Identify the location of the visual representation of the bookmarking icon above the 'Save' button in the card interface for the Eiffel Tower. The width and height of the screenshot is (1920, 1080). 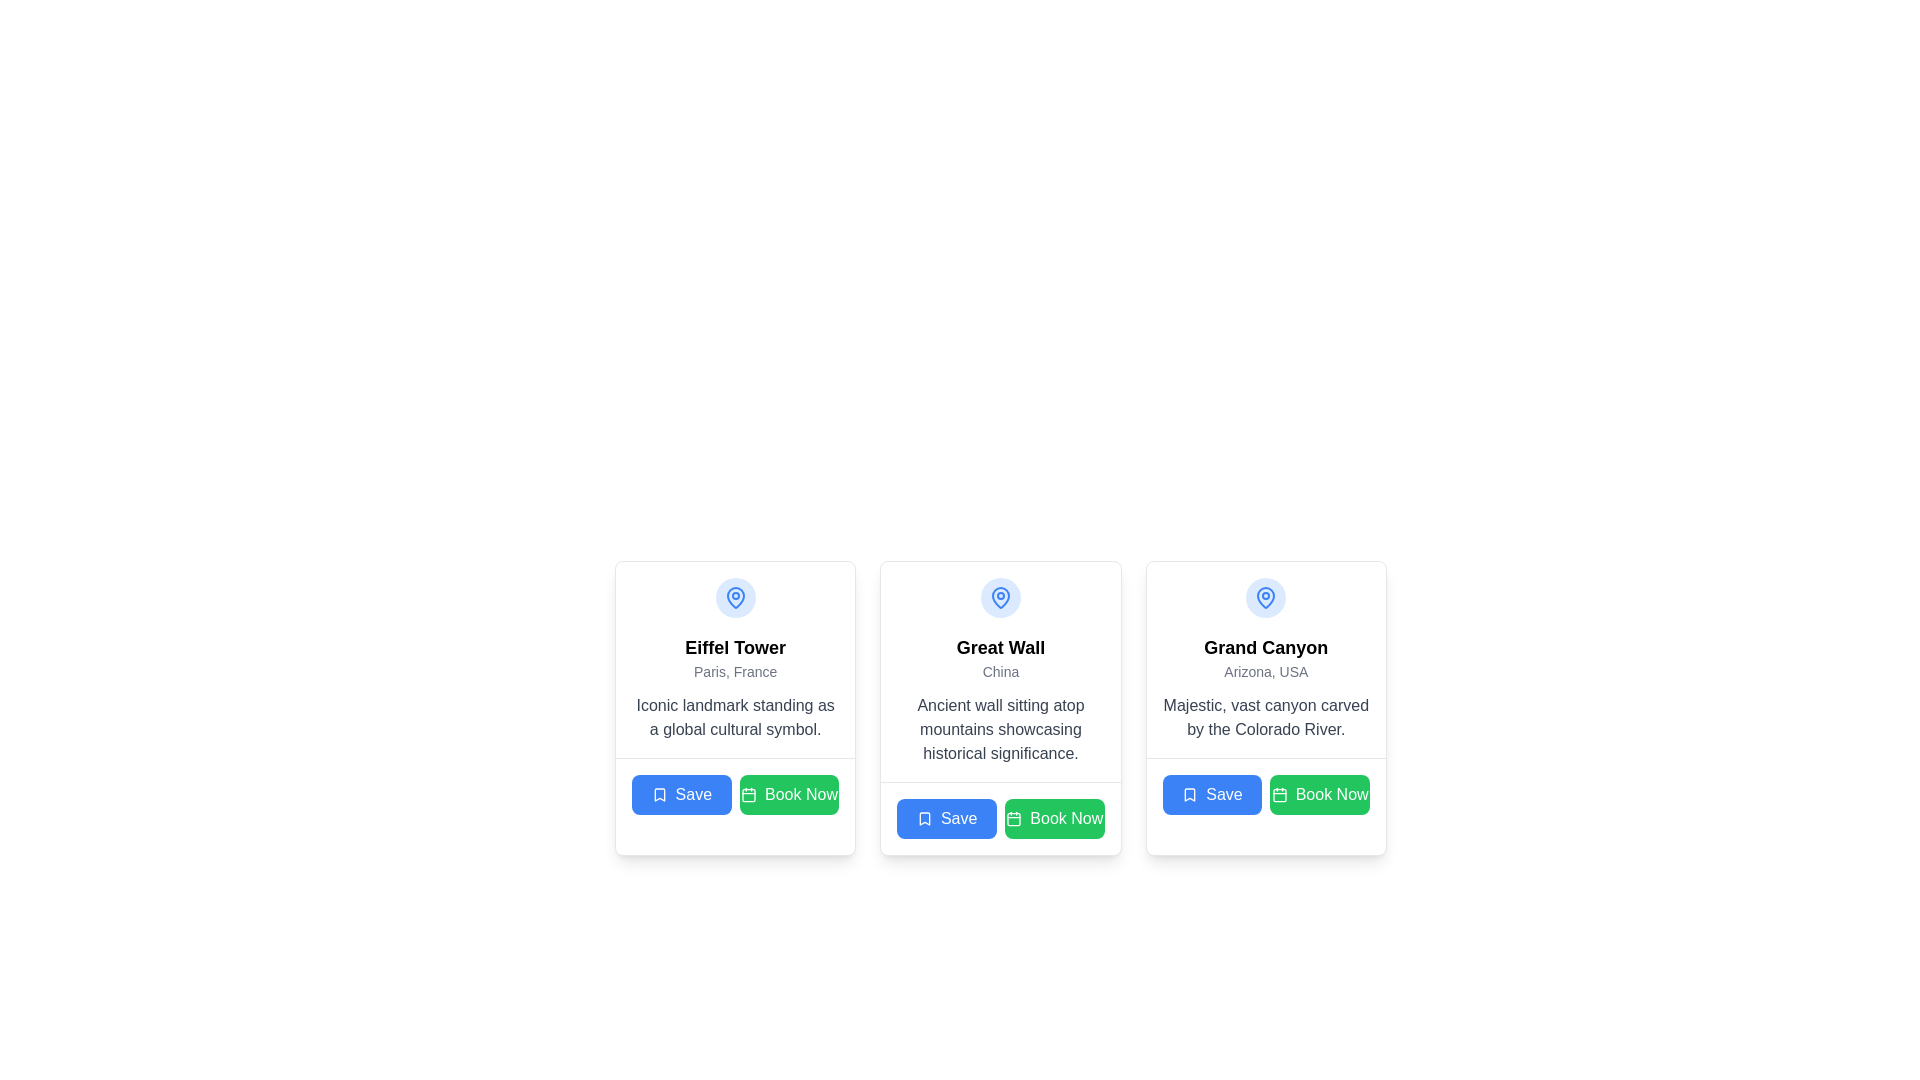
(659, 793).